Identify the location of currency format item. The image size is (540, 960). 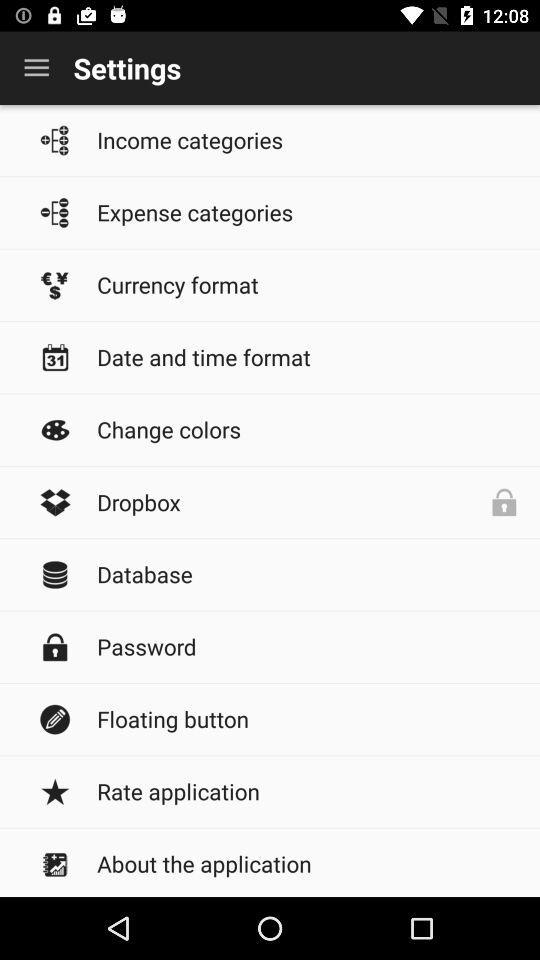
(308, 283).